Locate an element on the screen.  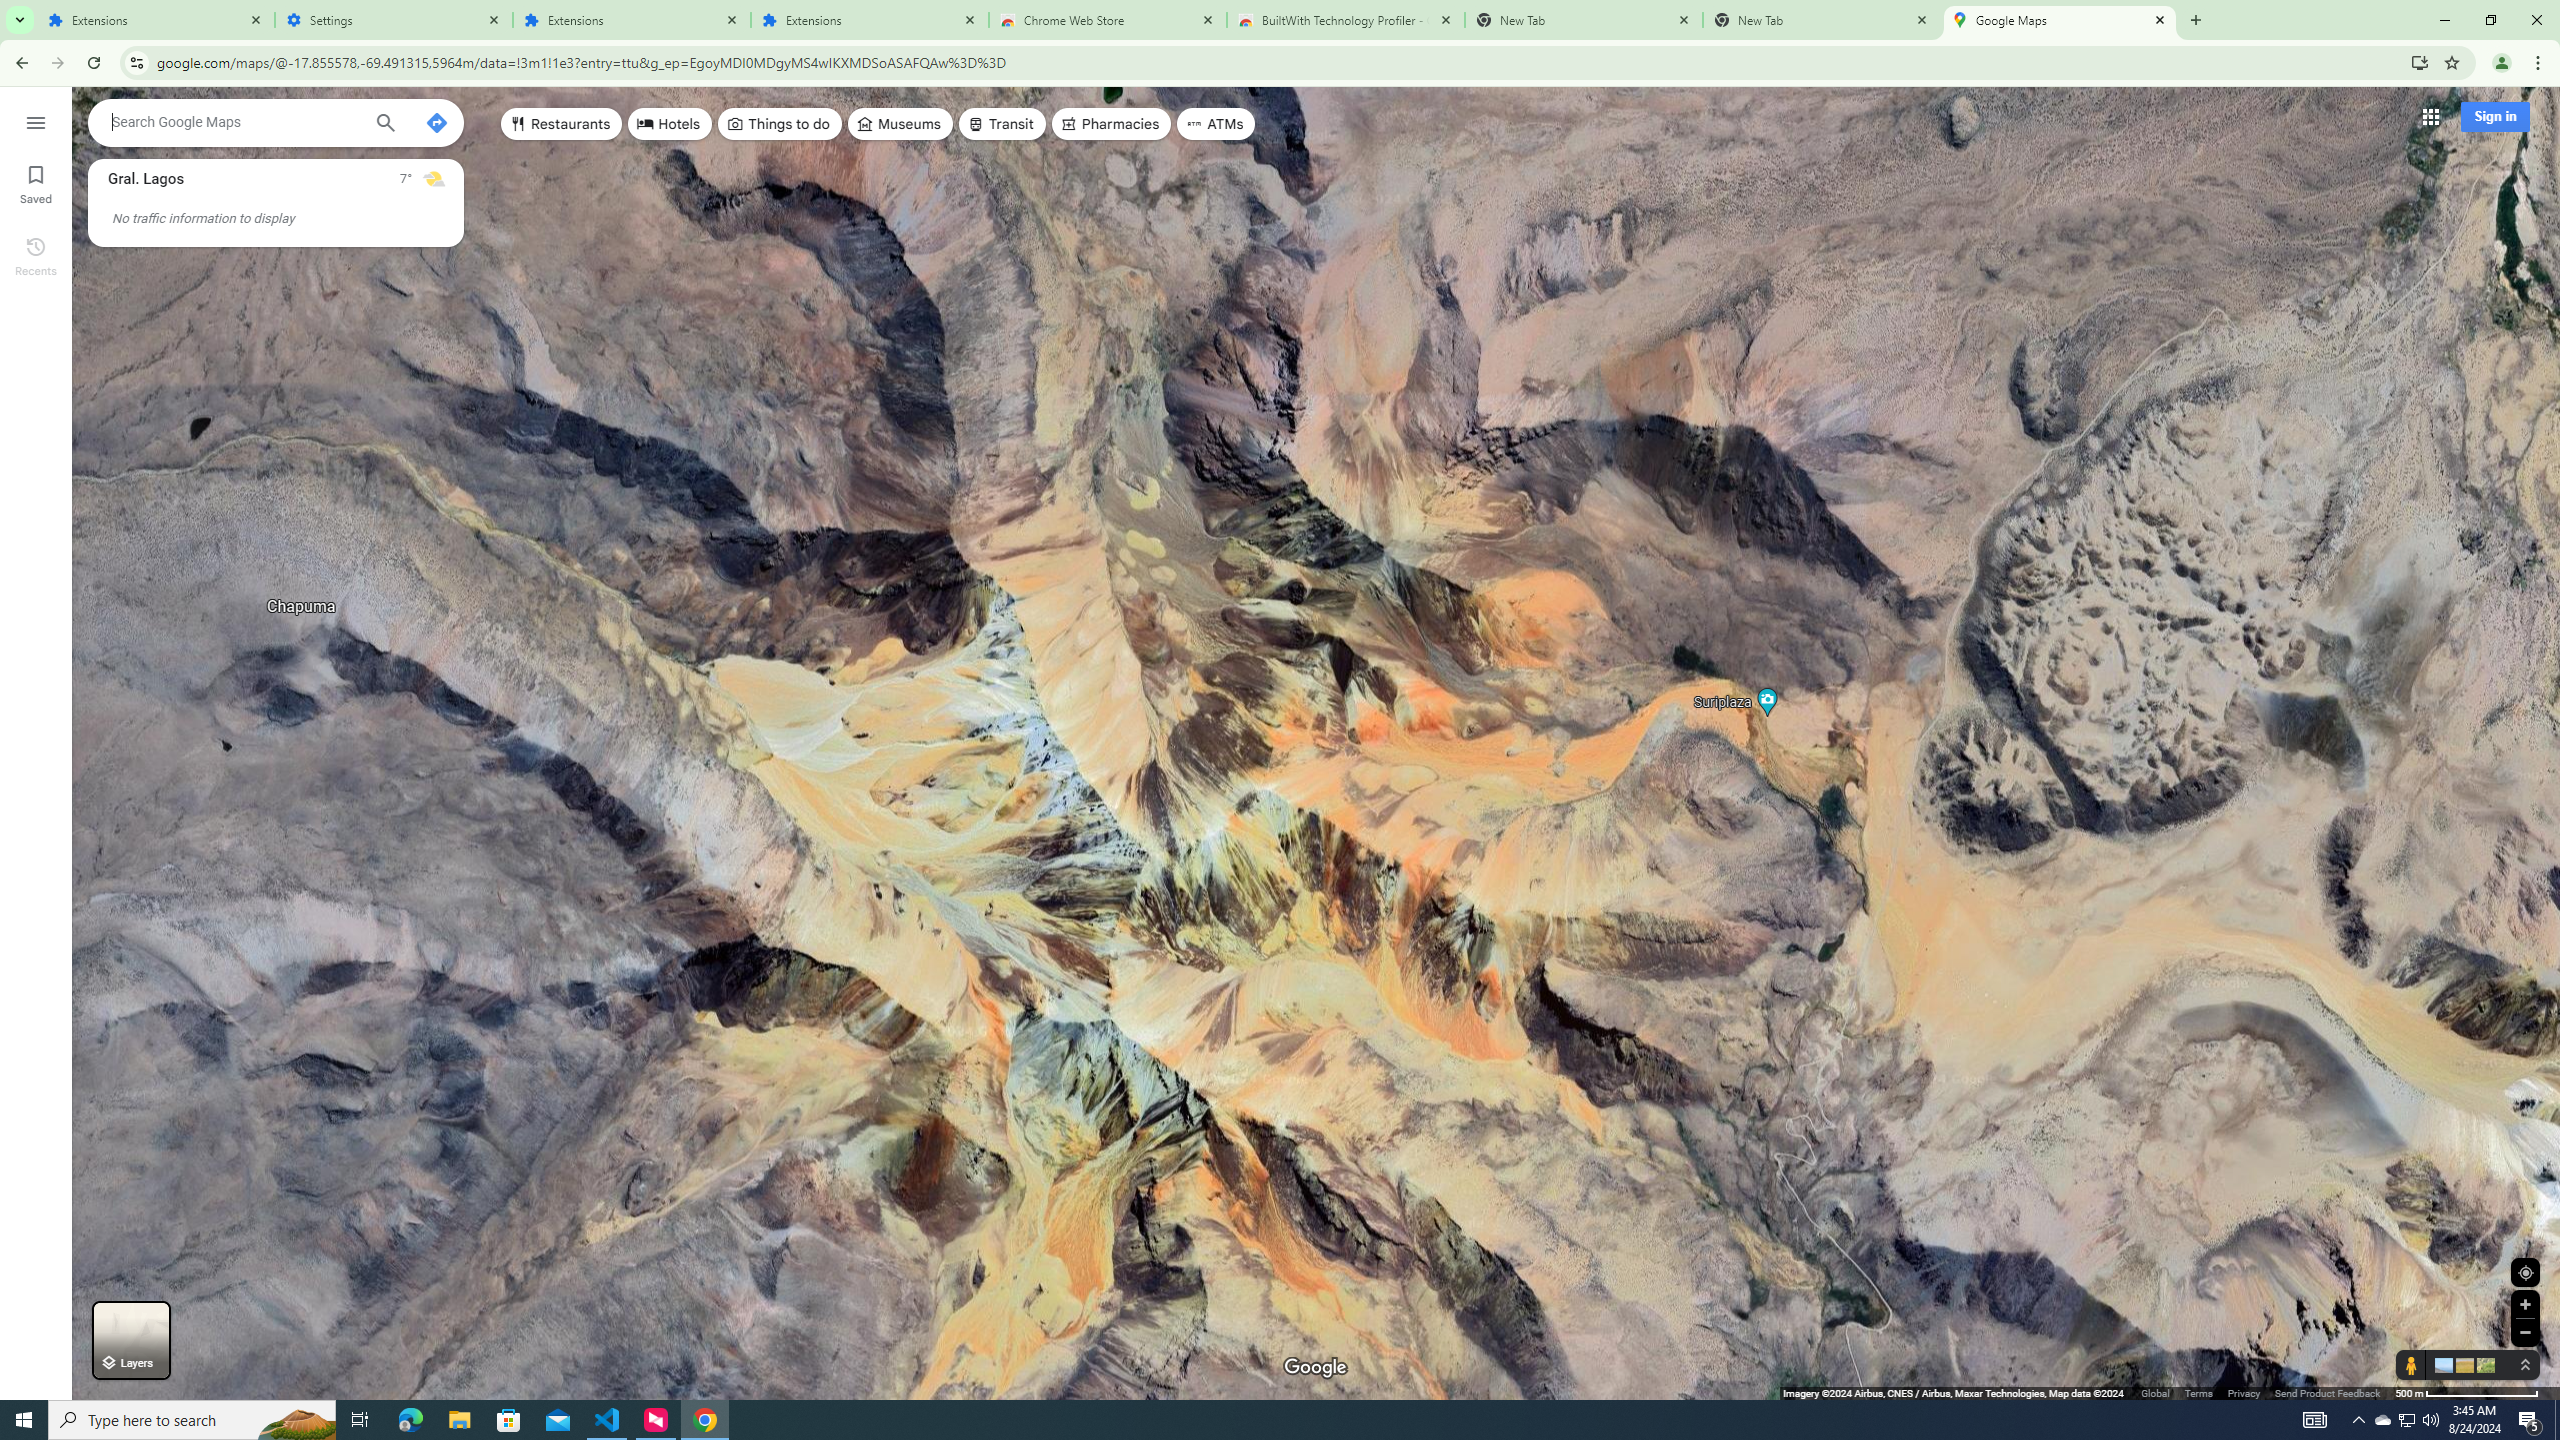
'Zoom in' is located at coordinates (2524, 1303).